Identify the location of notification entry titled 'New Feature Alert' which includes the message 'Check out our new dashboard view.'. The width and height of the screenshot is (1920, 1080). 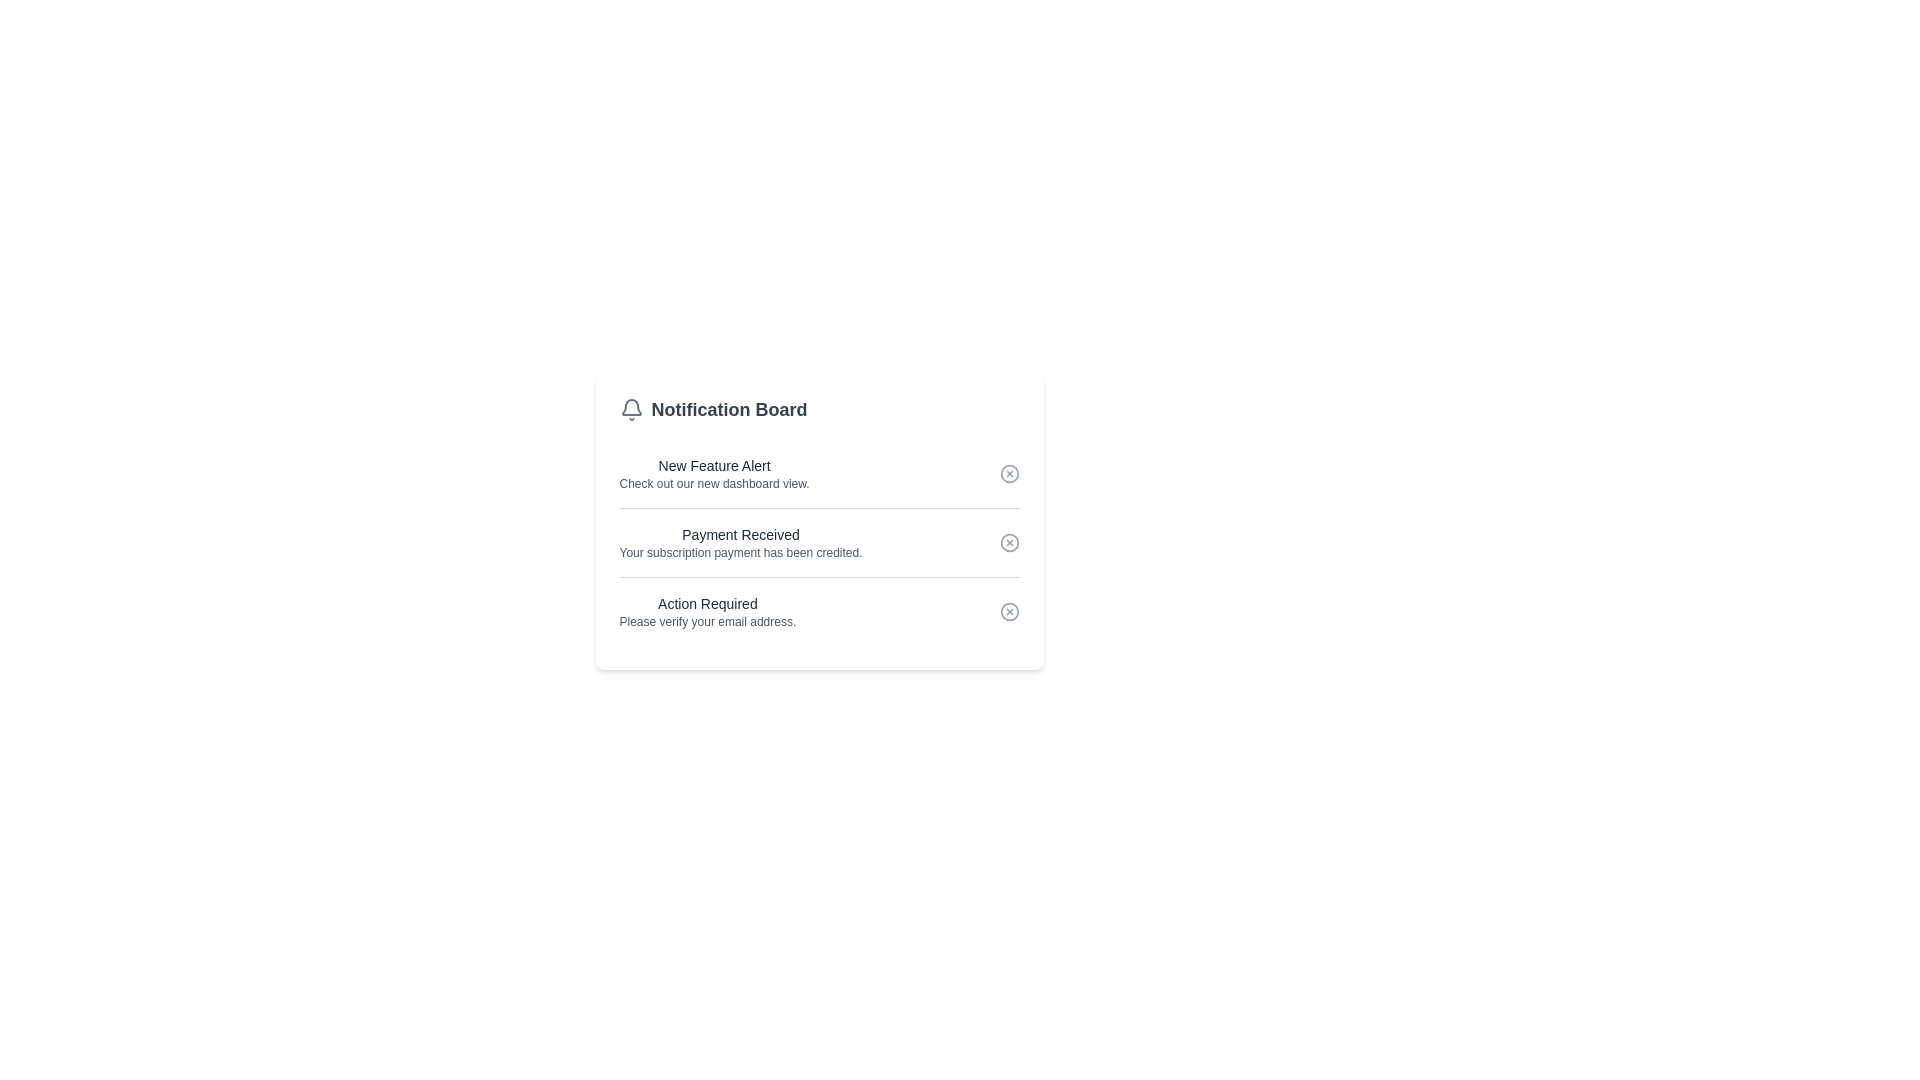
(819, 474).